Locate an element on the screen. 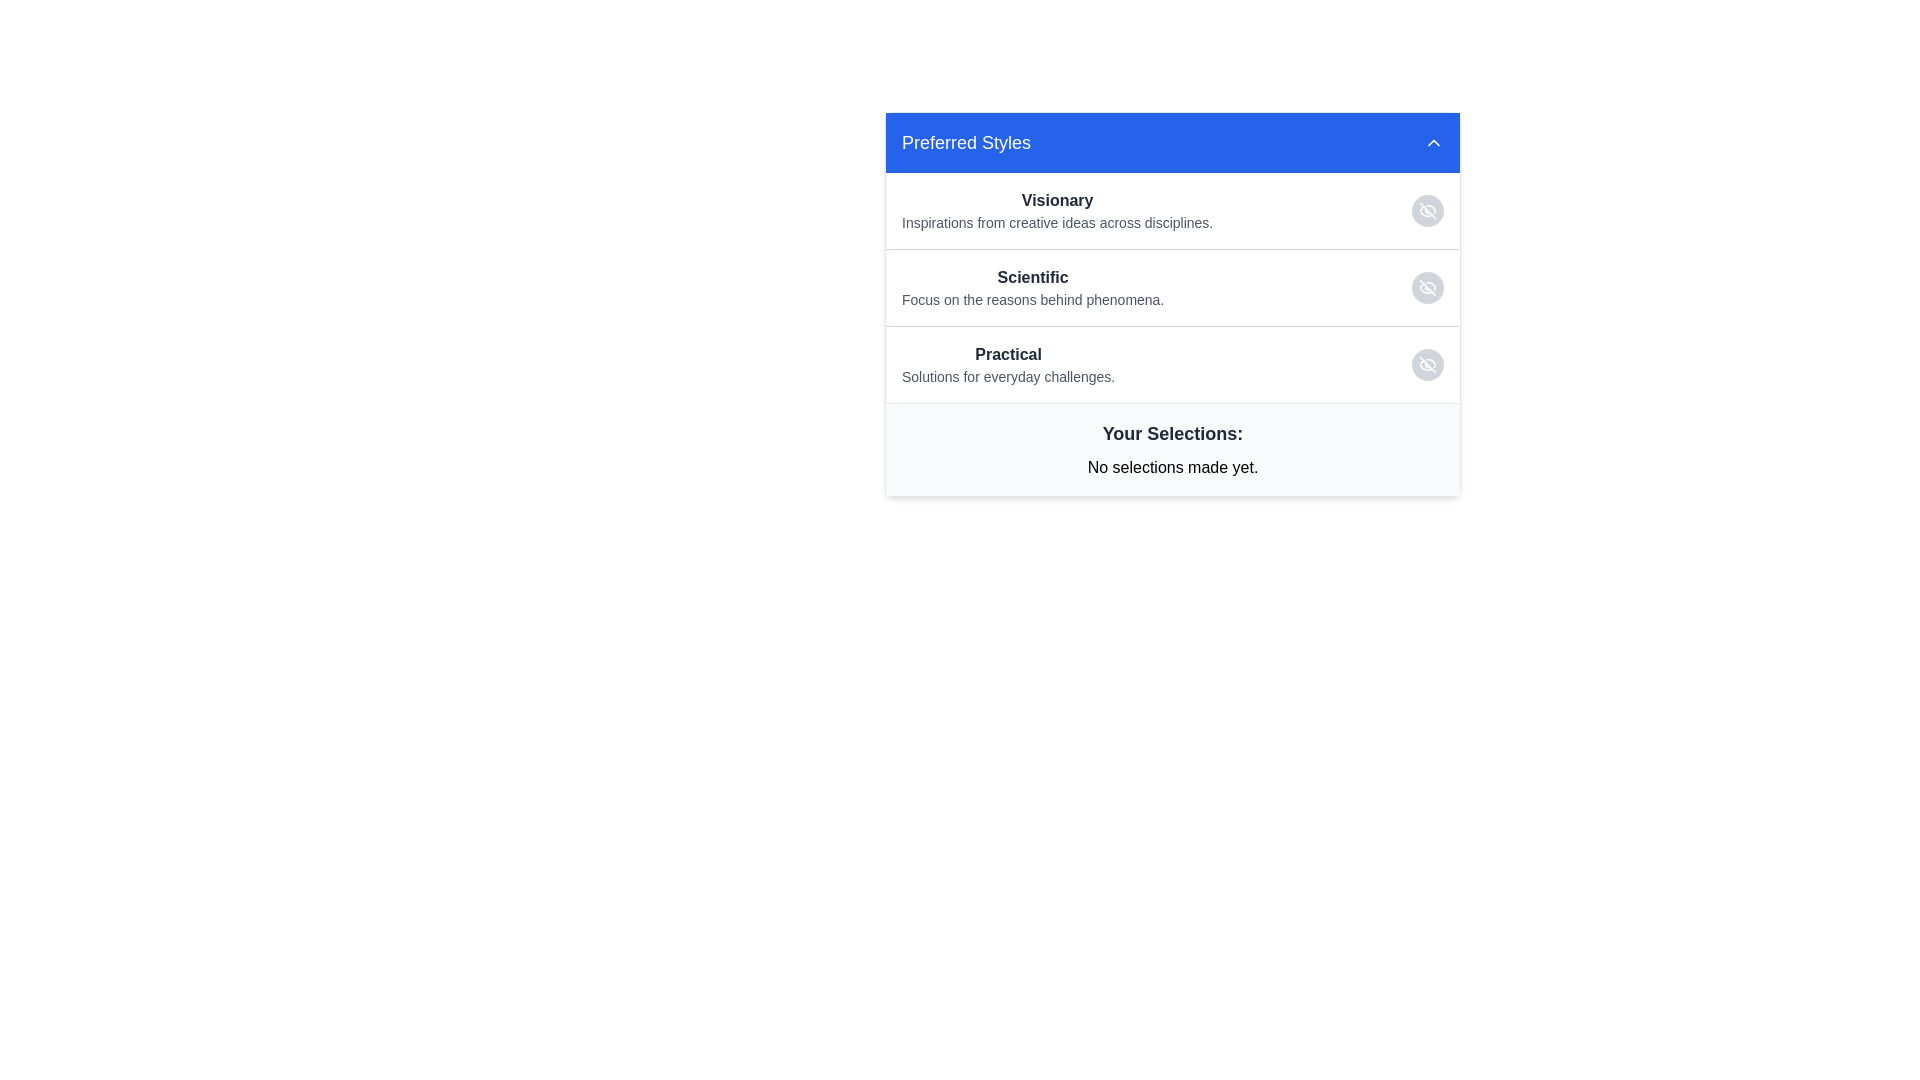 This screenshot has width=1920, height=1080. the text label displaying 'Focus on the reasons behind phenomena.' located under the title 'Scientific' is located at coordinates (1033, 300).